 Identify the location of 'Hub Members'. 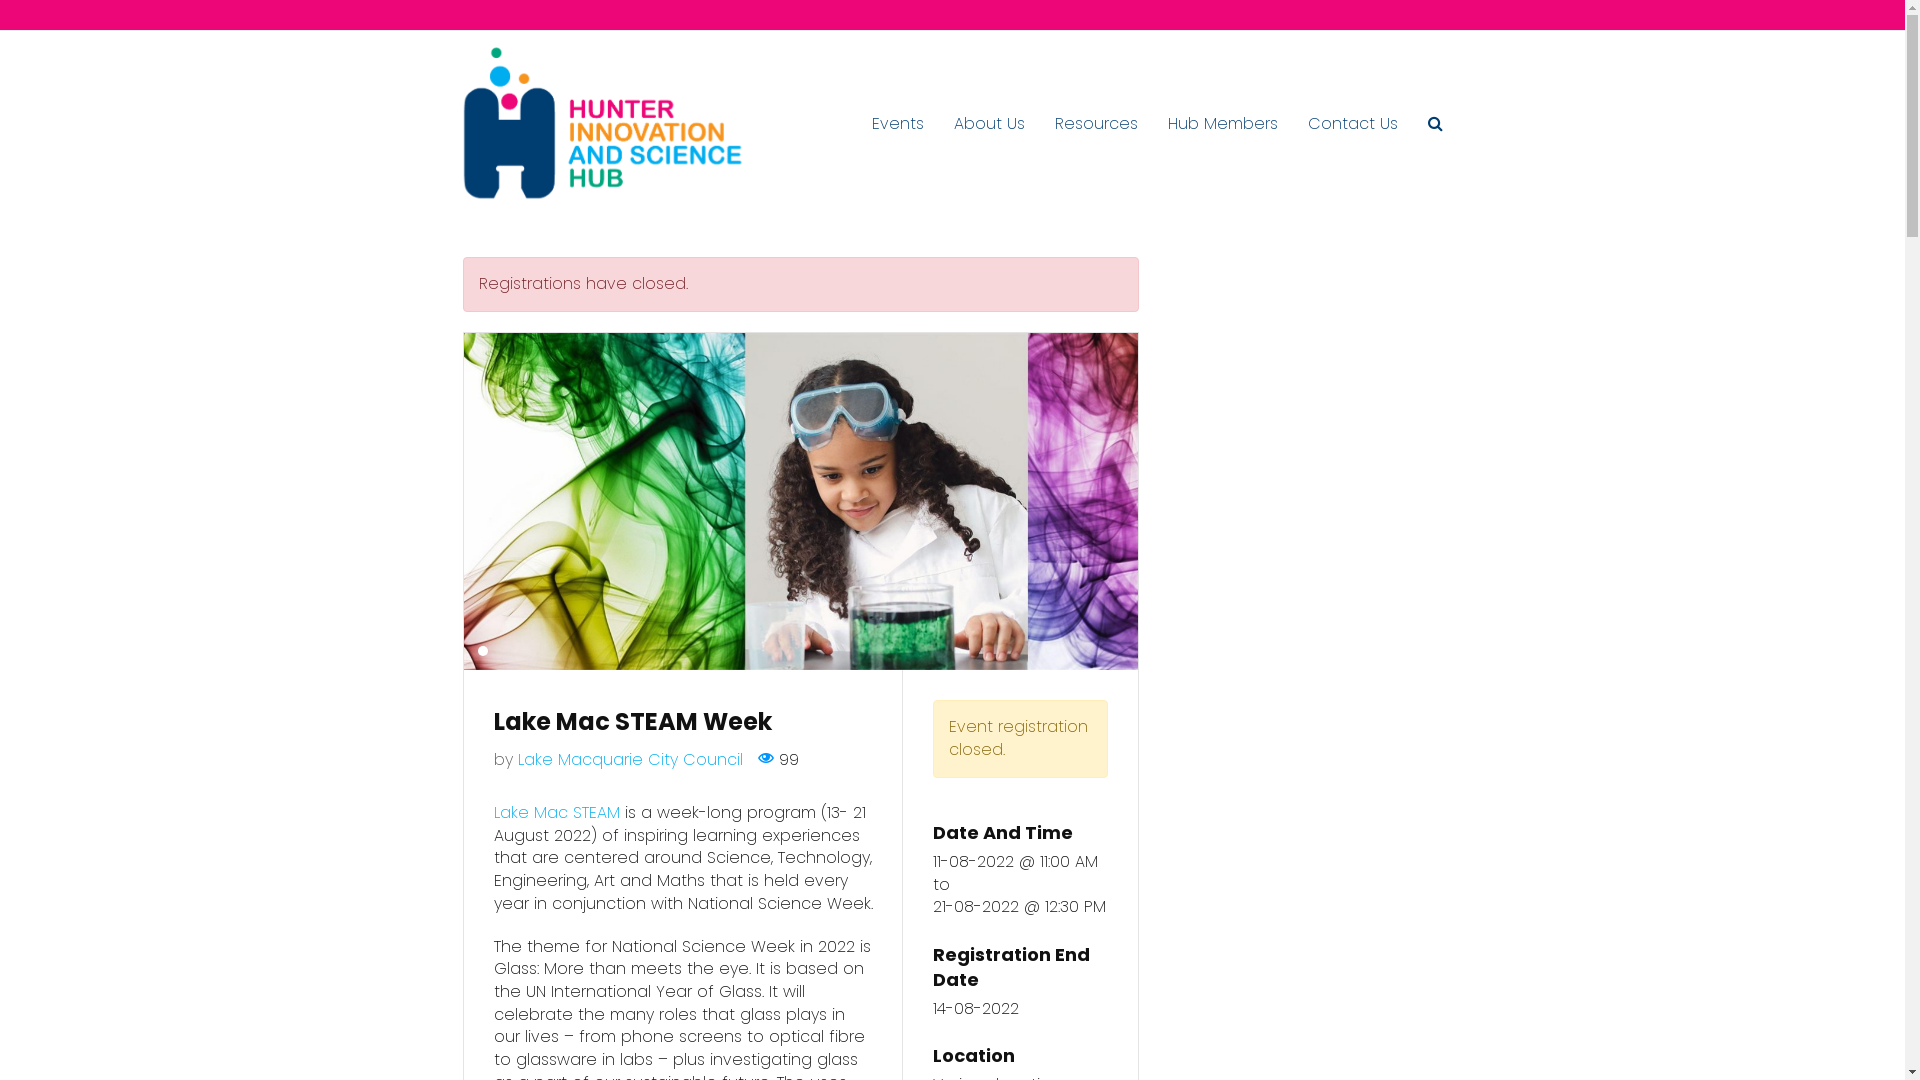
(1221, 123).